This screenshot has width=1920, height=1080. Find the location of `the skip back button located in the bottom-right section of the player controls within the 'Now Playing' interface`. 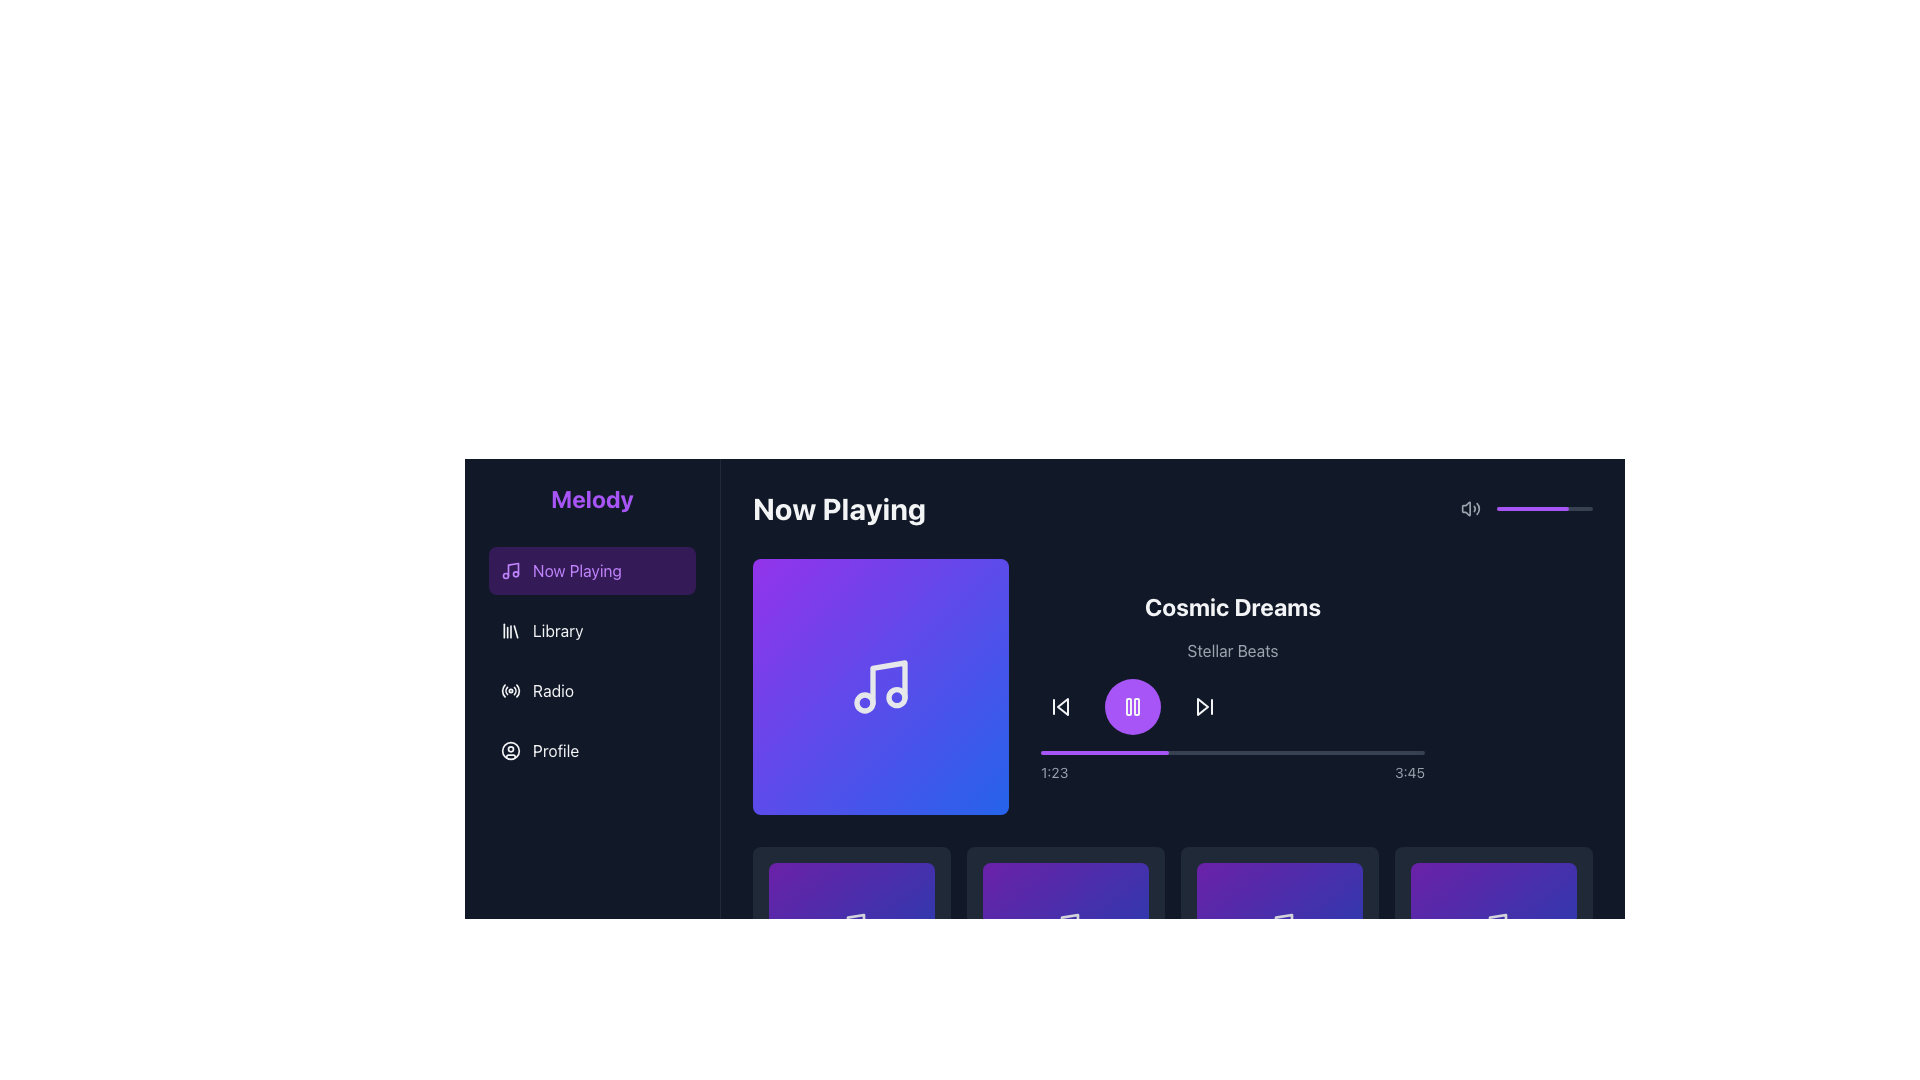

the skip back button located in the bottom-right section of the player controls within the 'Now Playing' interface is located at coordinates (1059, 705).